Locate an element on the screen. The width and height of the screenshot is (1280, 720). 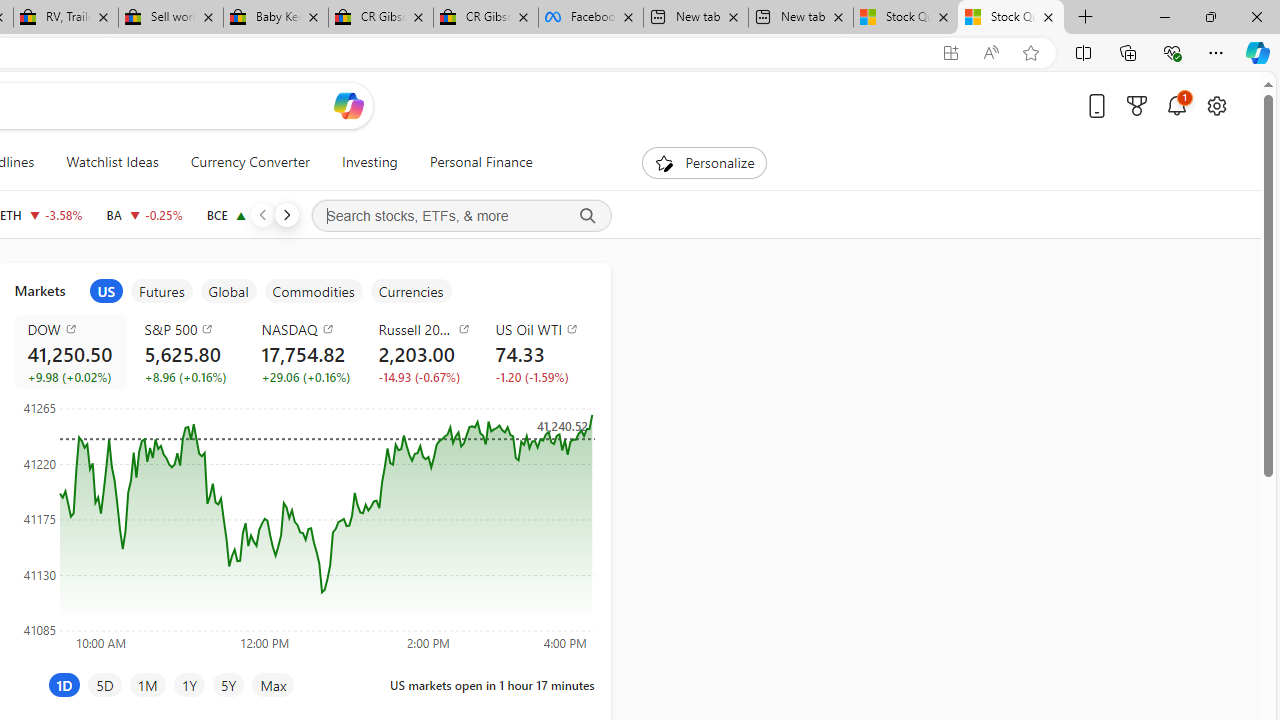
'Class: recharts-surface' is located at coordinates (303, 523).